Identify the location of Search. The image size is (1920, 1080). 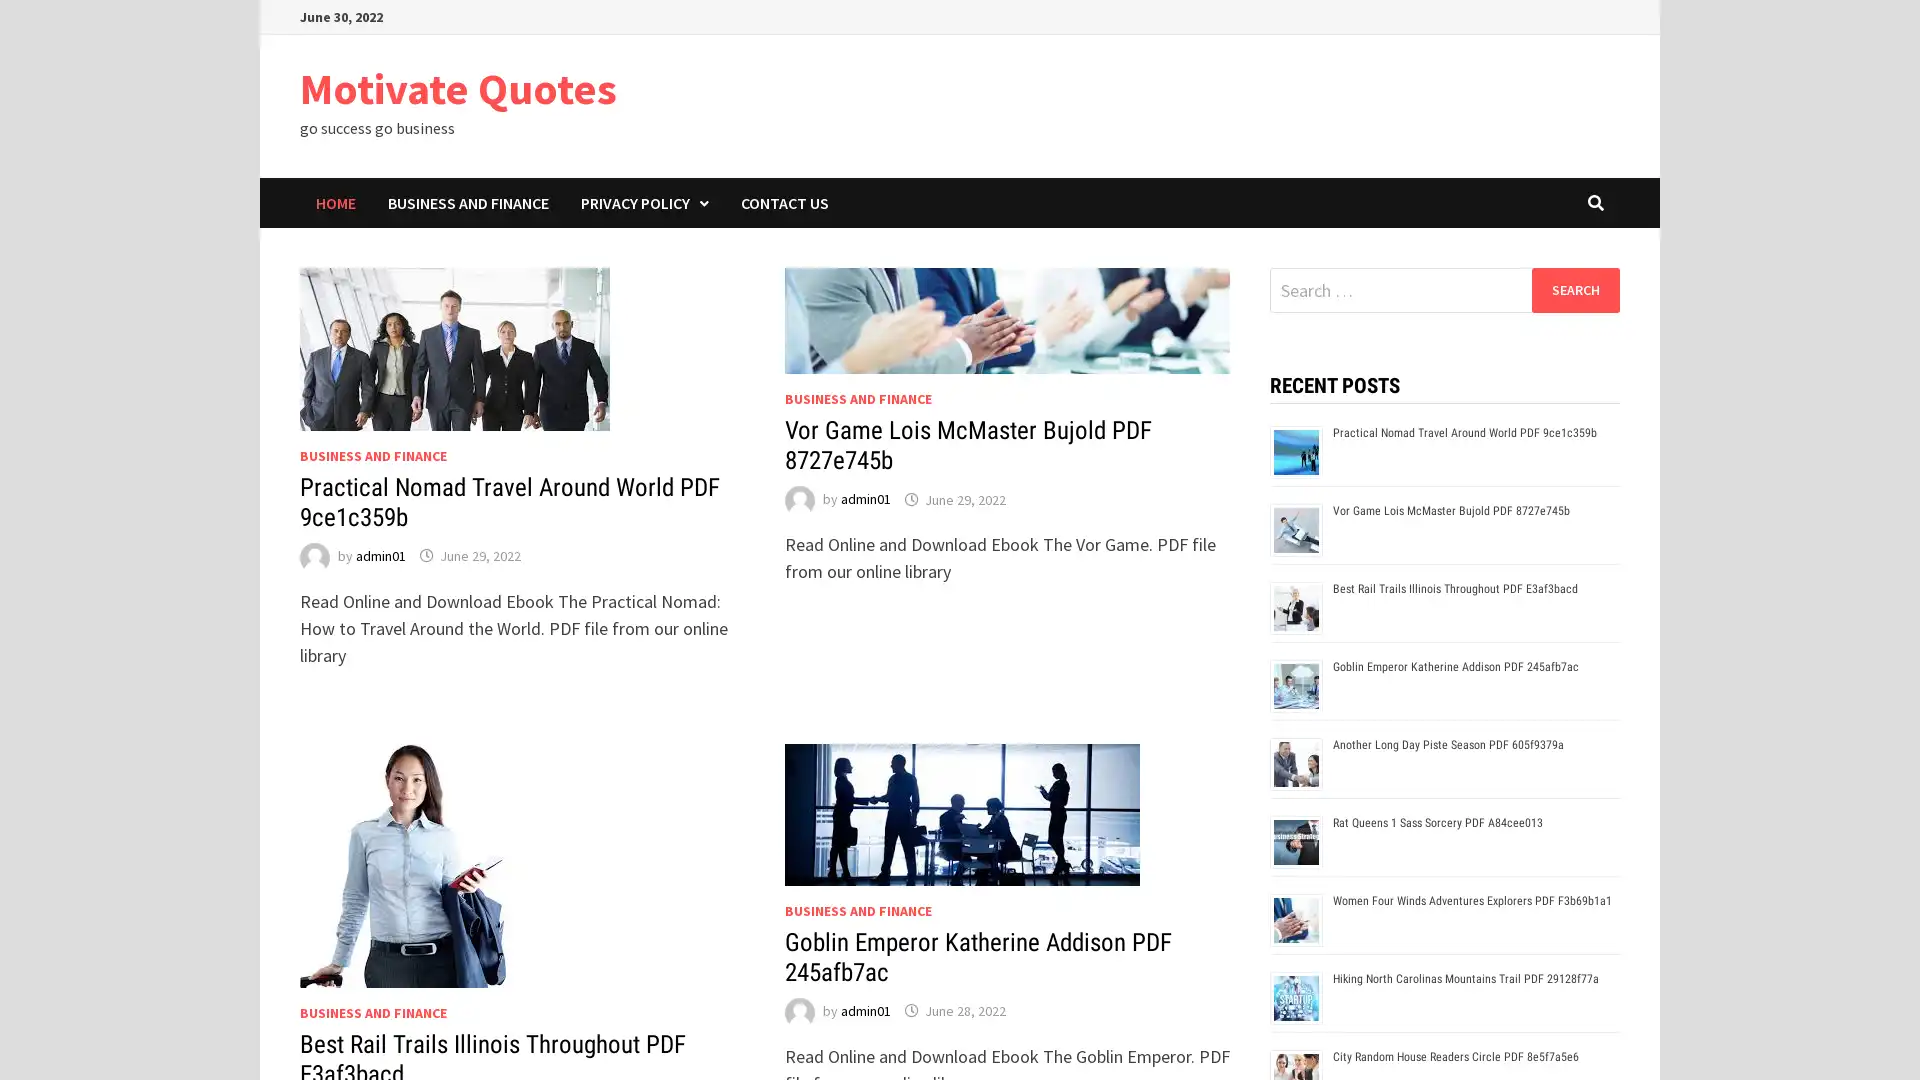
(1574, 289).